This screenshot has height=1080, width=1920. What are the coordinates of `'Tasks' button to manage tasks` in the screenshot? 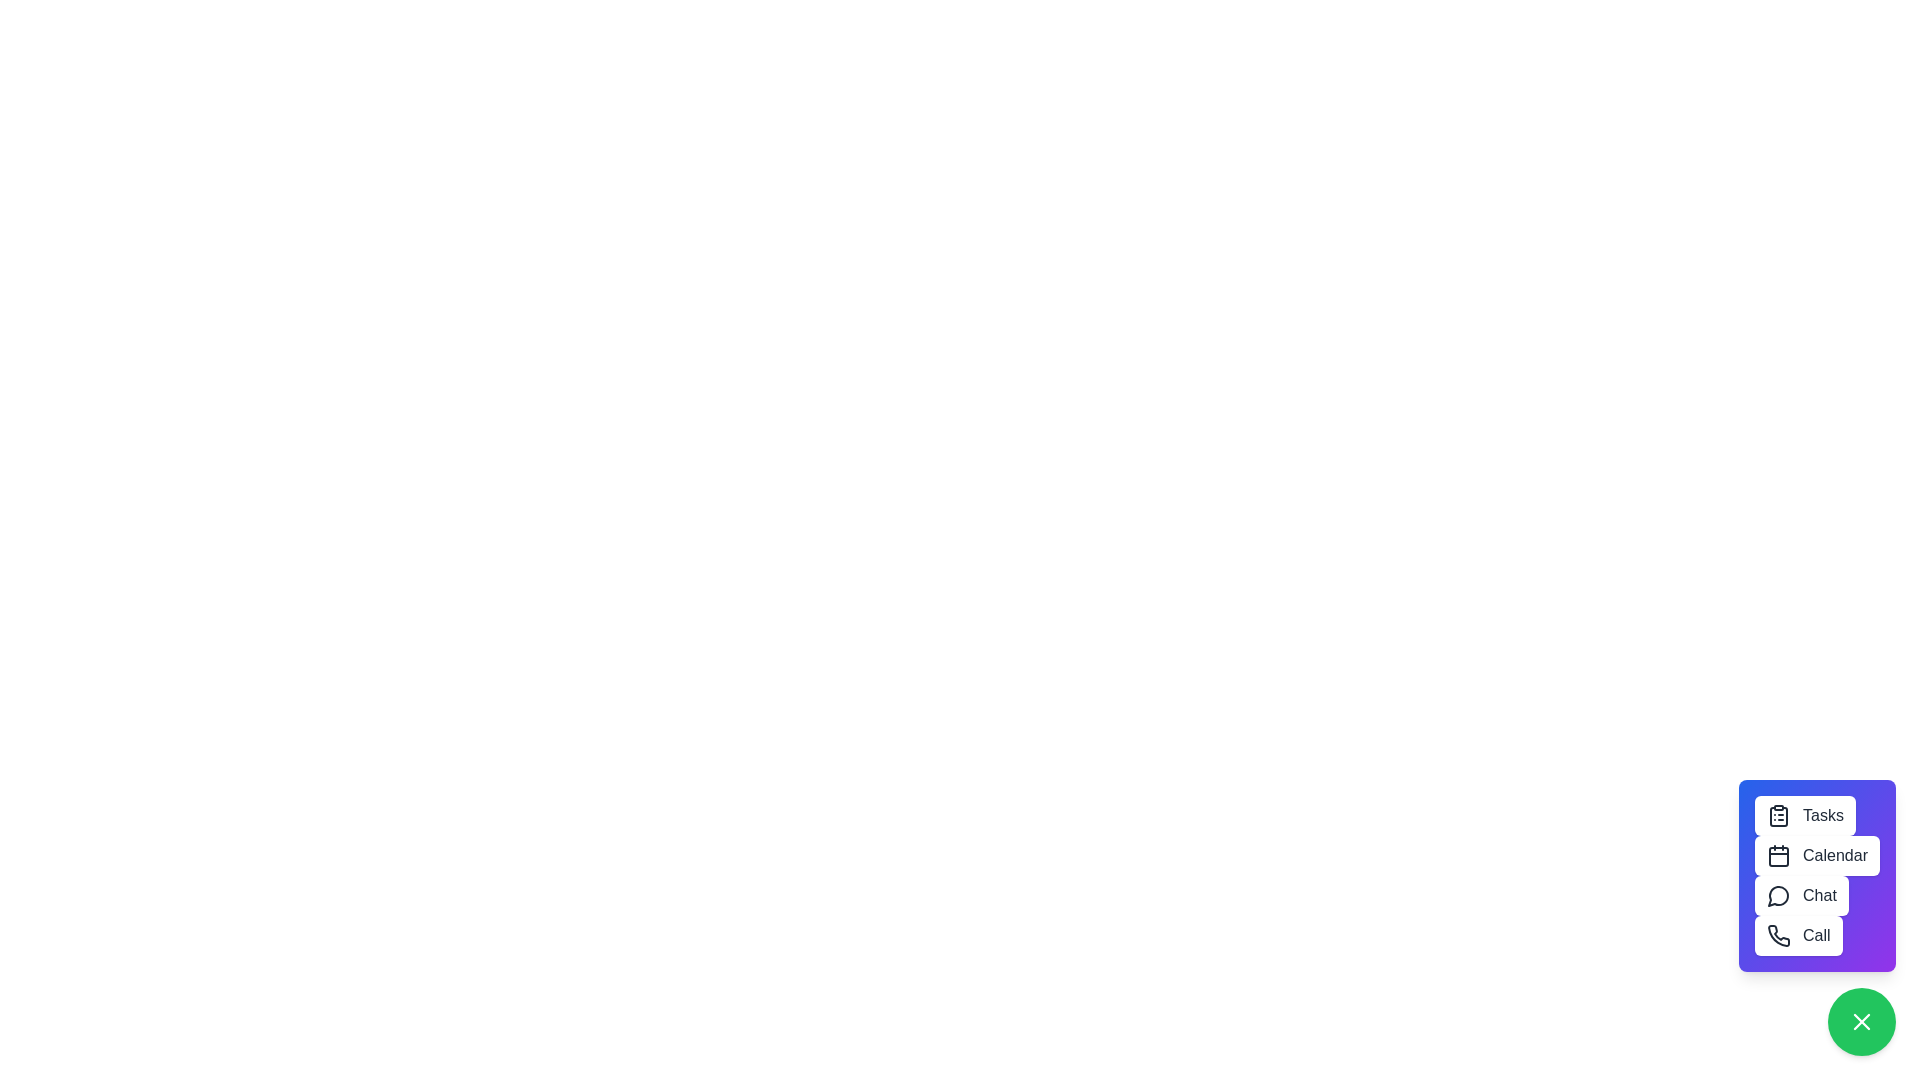 It's located at (1805, 816).